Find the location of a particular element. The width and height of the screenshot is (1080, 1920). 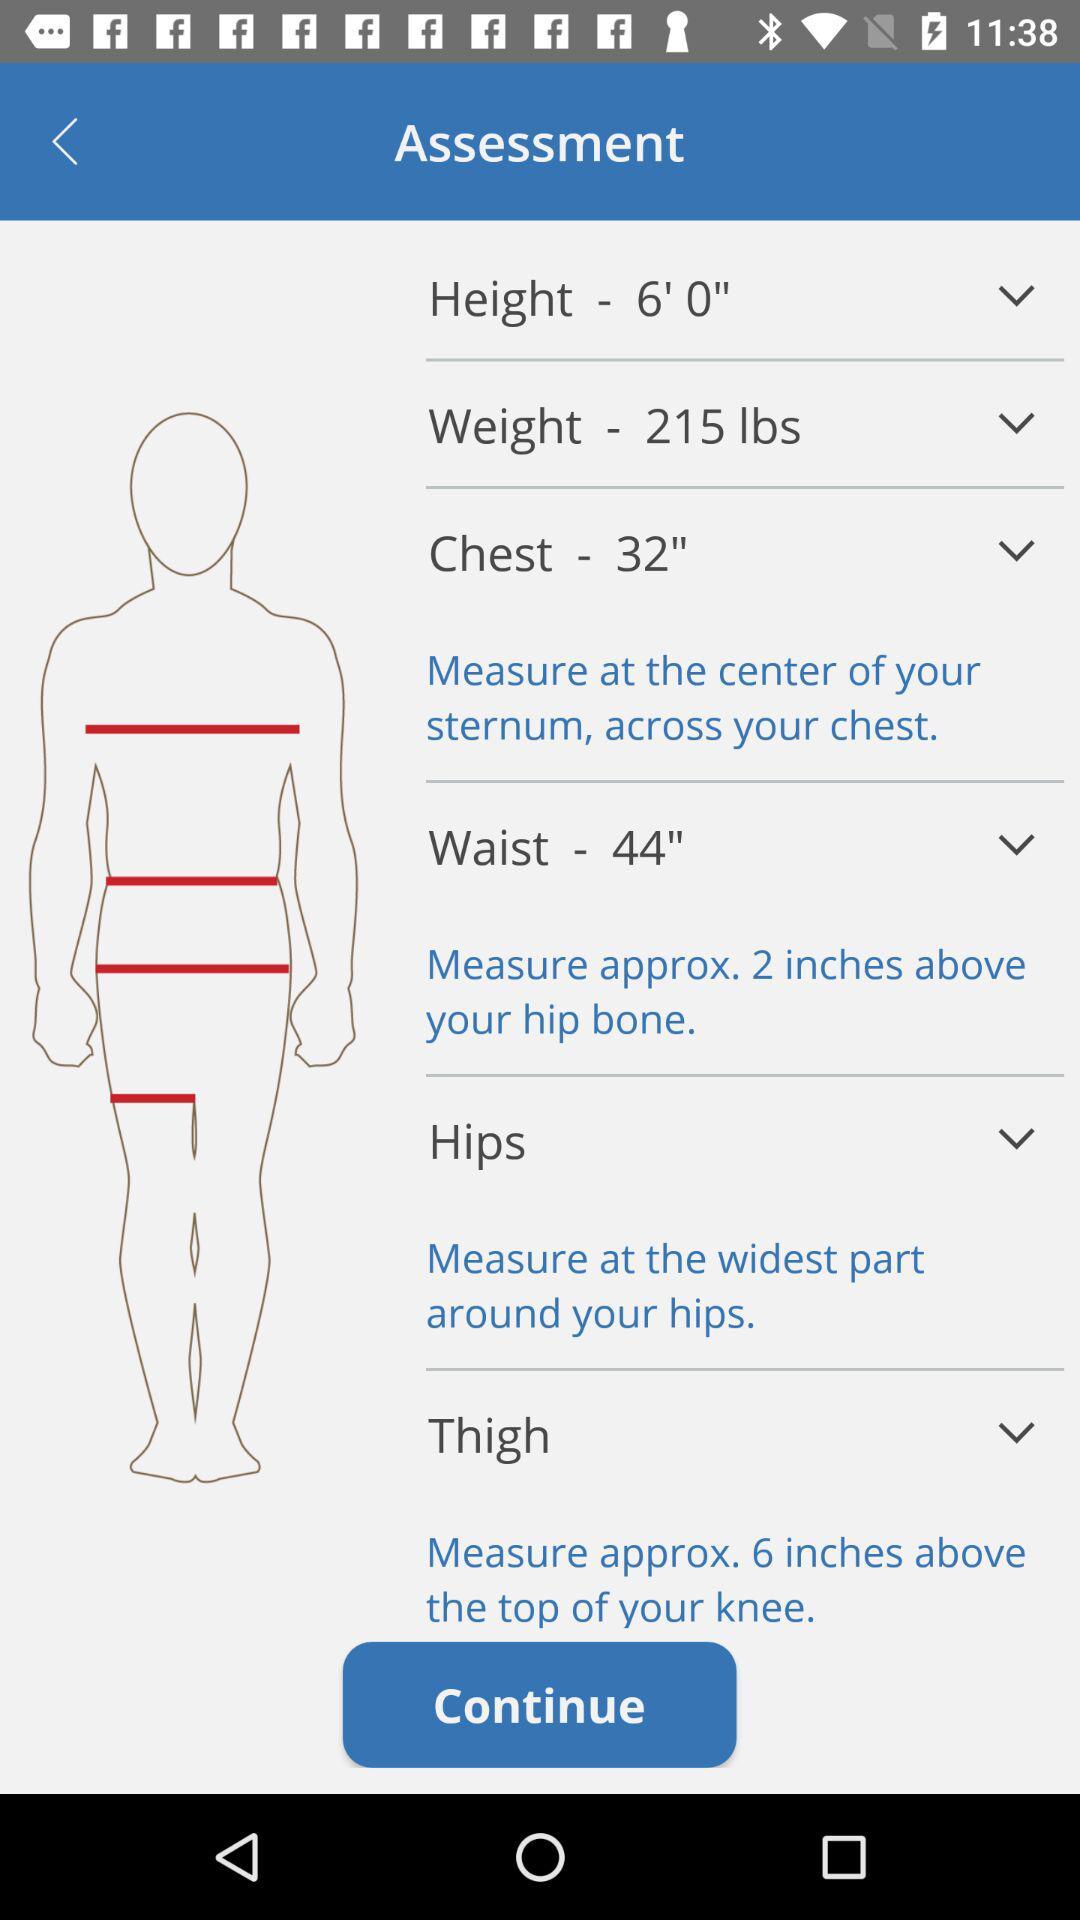

item at the top left corner is located at coordinates (63, 140).